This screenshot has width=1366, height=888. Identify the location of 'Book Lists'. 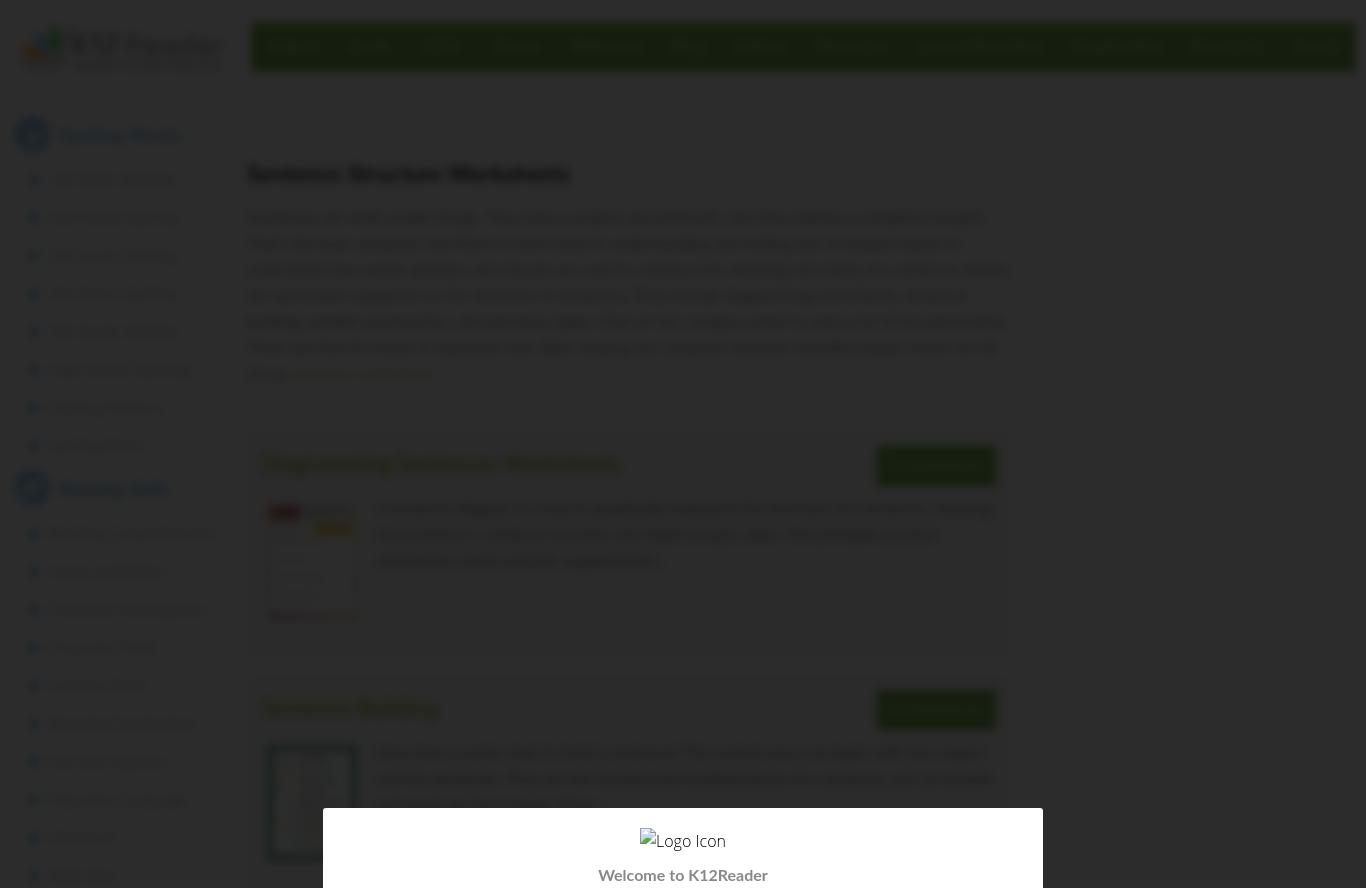
(1226, 45).